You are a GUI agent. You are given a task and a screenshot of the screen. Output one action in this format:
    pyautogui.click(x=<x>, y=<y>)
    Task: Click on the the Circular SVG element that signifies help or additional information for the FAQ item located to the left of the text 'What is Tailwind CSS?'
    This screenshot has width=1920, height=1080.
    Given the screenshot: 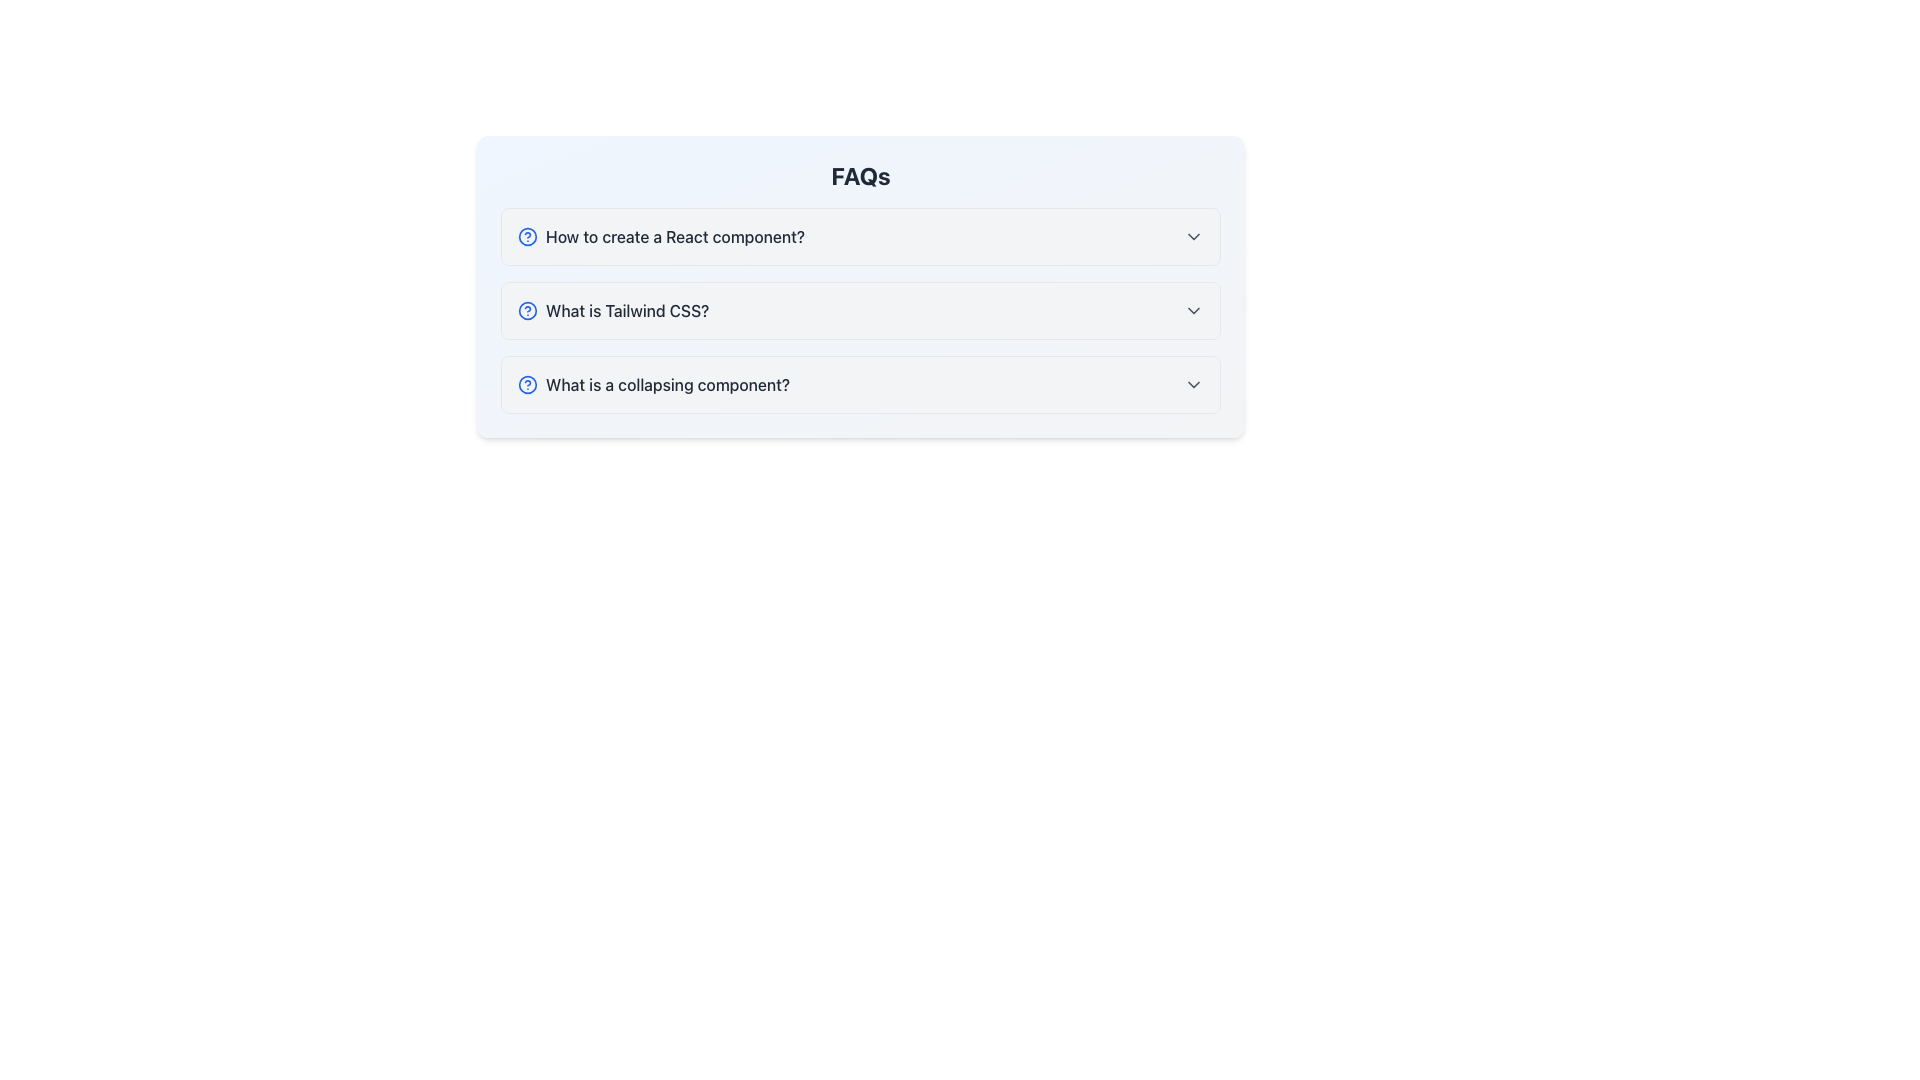 What is the action you would take?
    pyautogui.click(x=528, y=311)
    